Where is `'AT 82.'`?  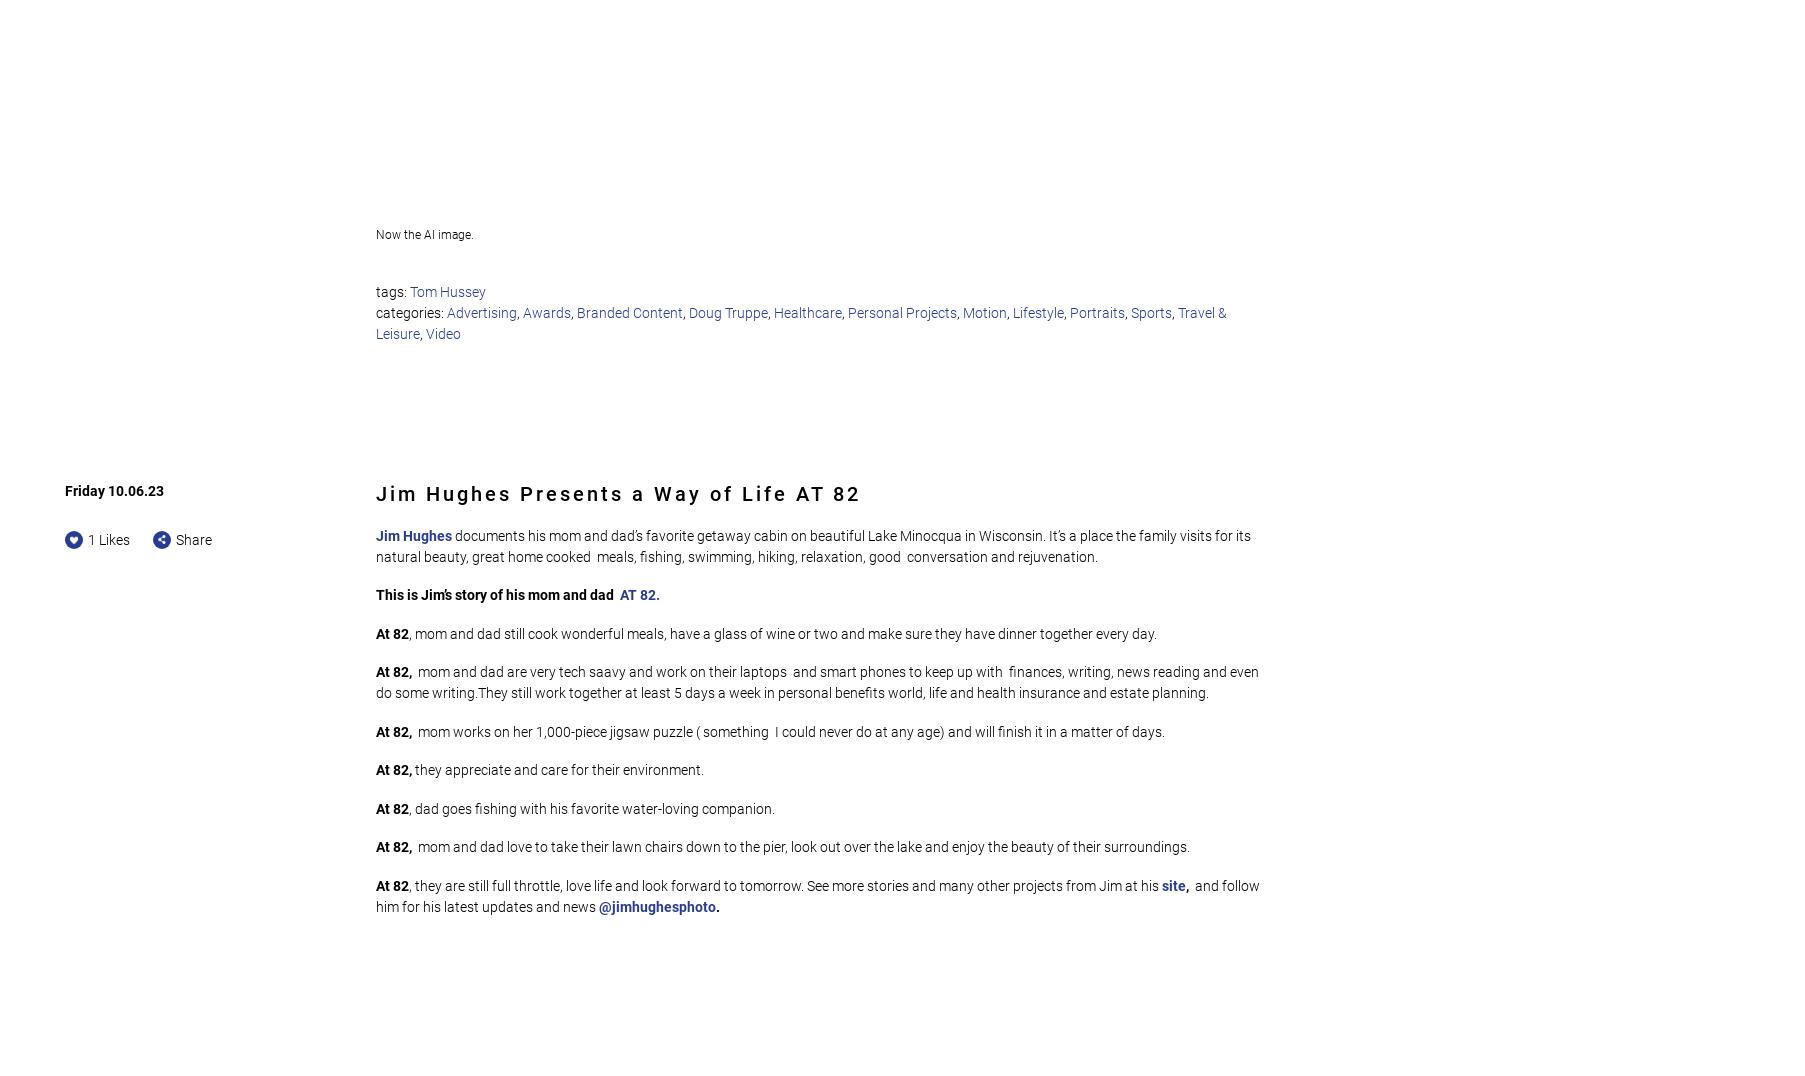
'AT 82.' is located at coordinates (640, 595).